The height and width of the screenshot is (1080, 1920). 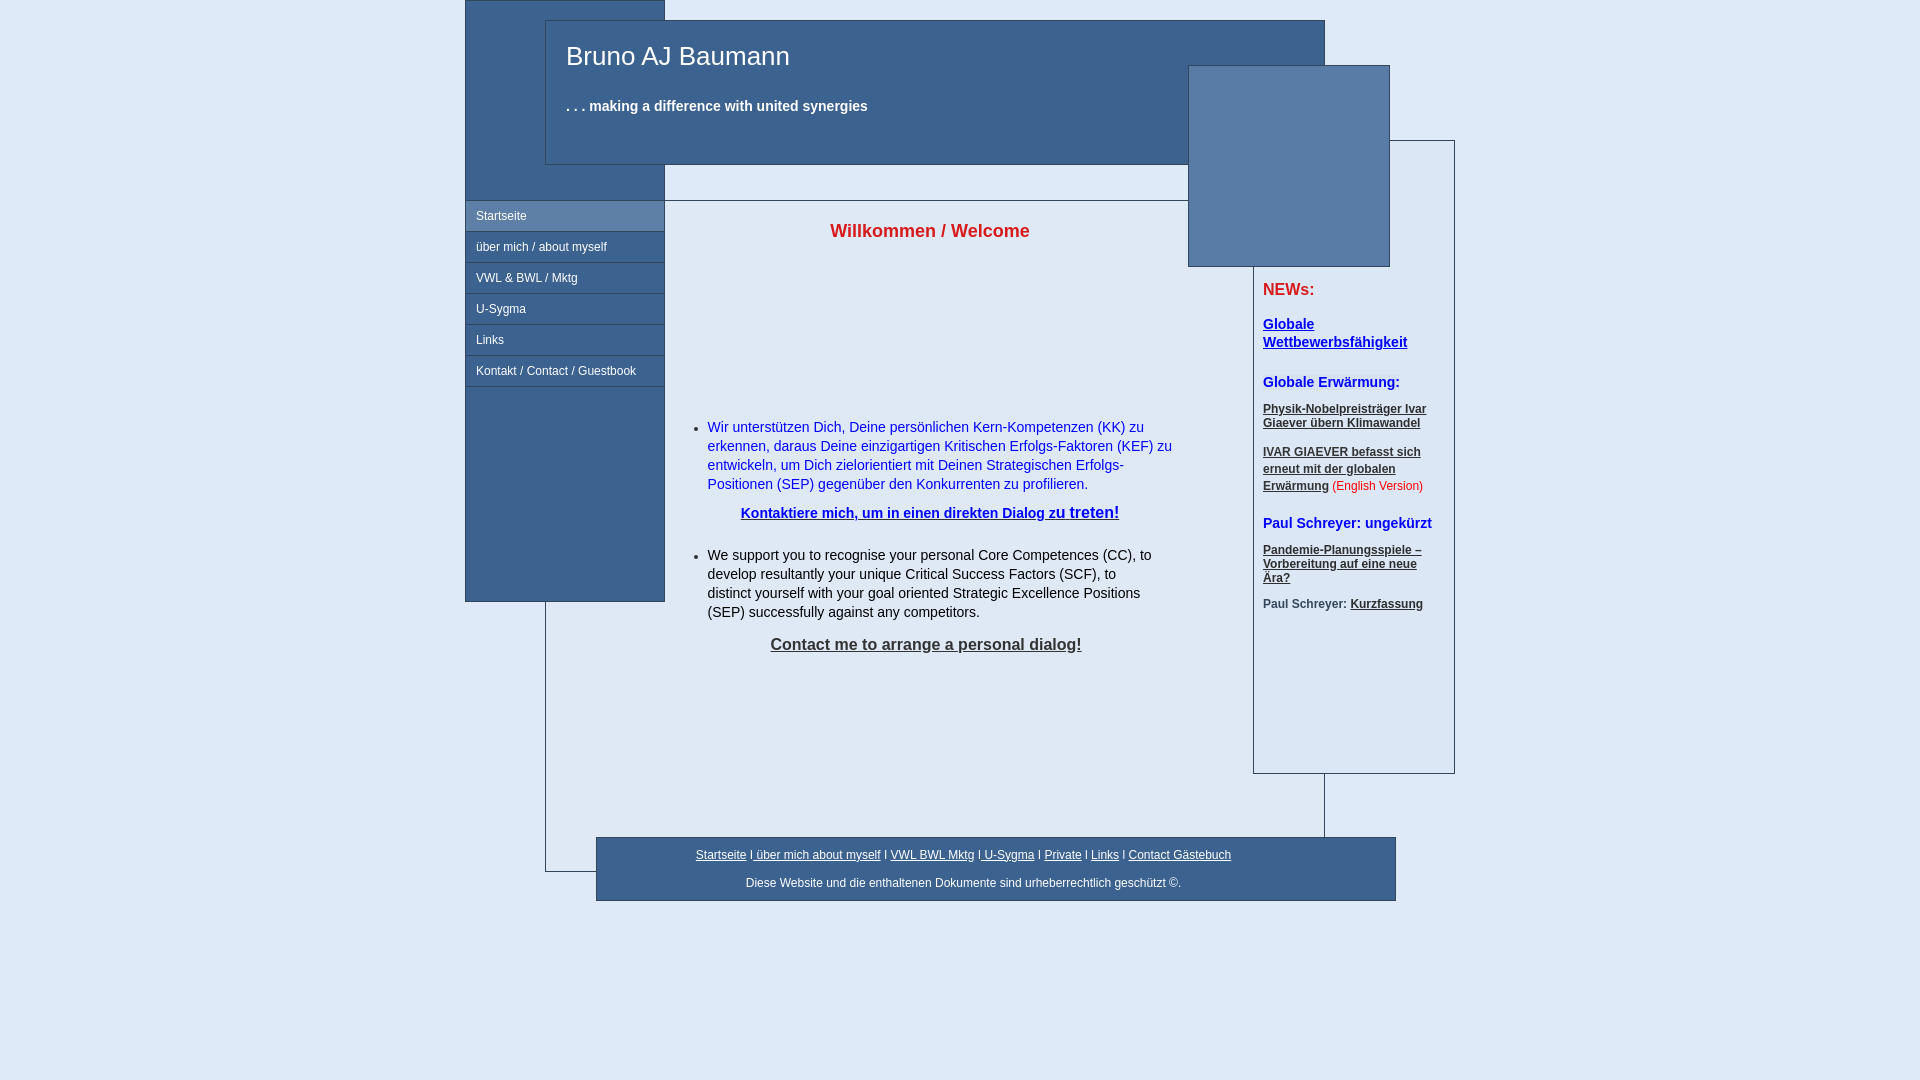 I want to click on 'Links', so click(x=464, y=339).